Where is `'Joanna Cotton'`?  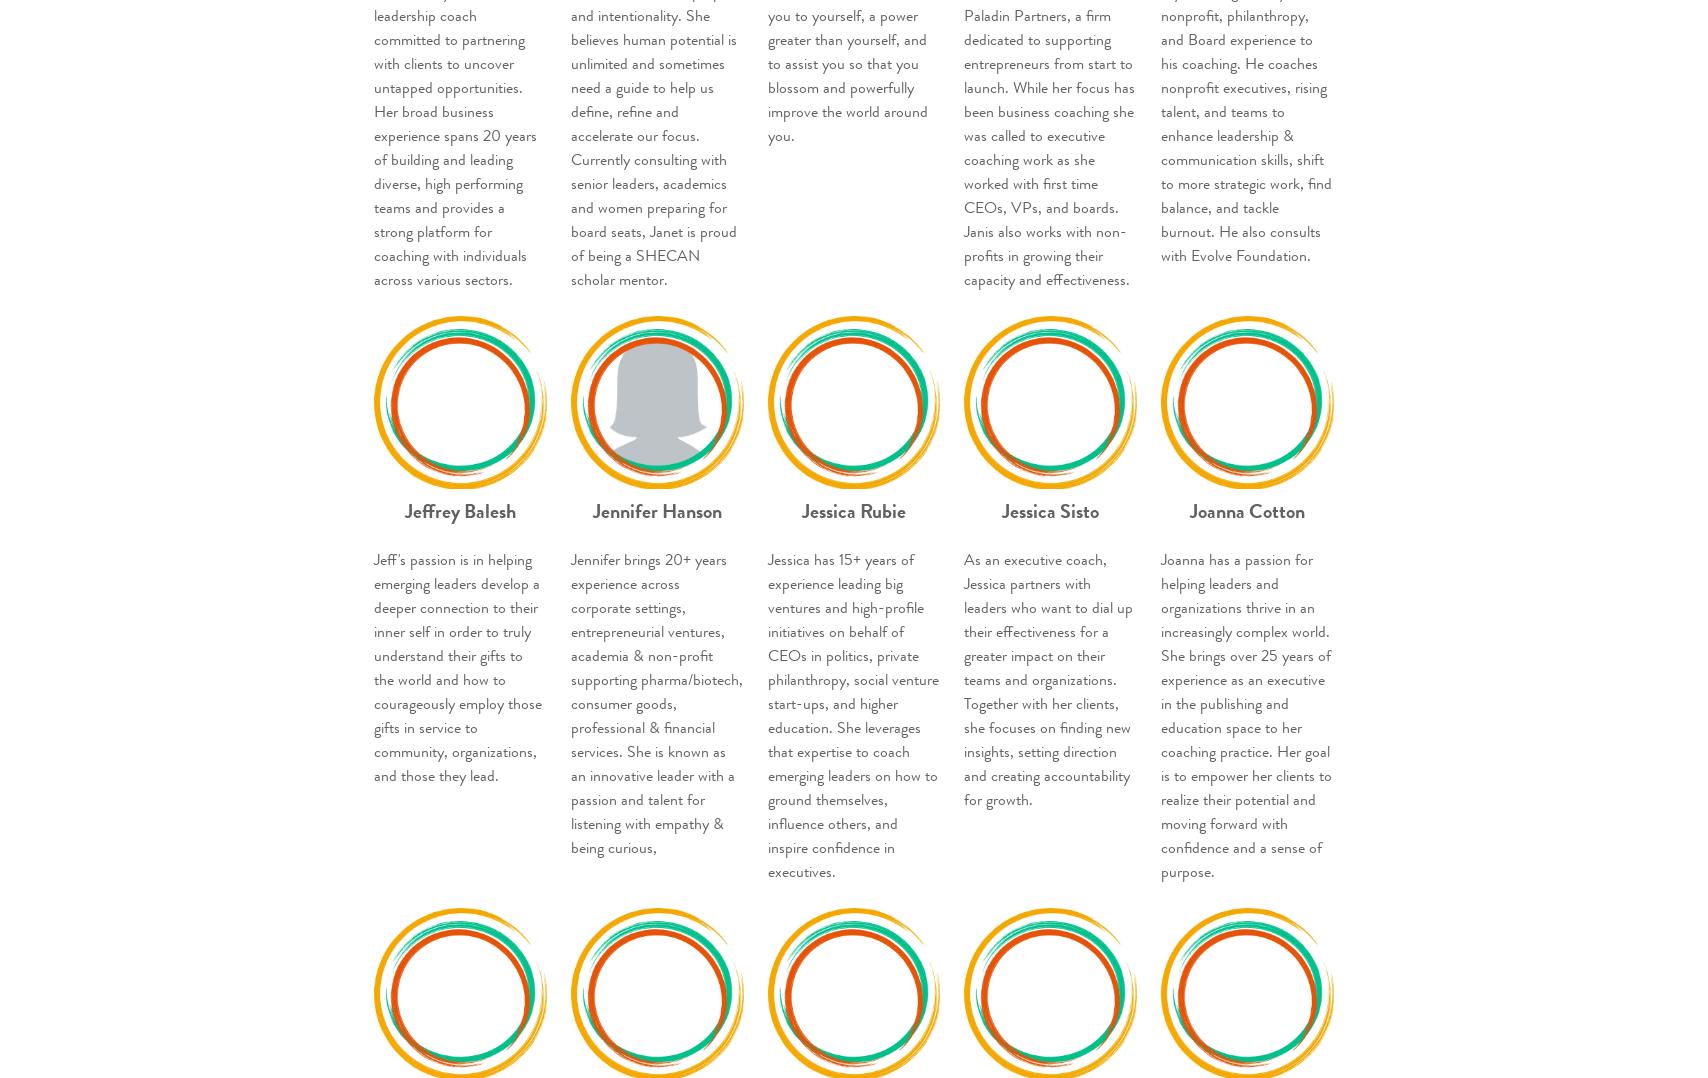
'Joanna Cotton' is located at coordinates (1247, 511).